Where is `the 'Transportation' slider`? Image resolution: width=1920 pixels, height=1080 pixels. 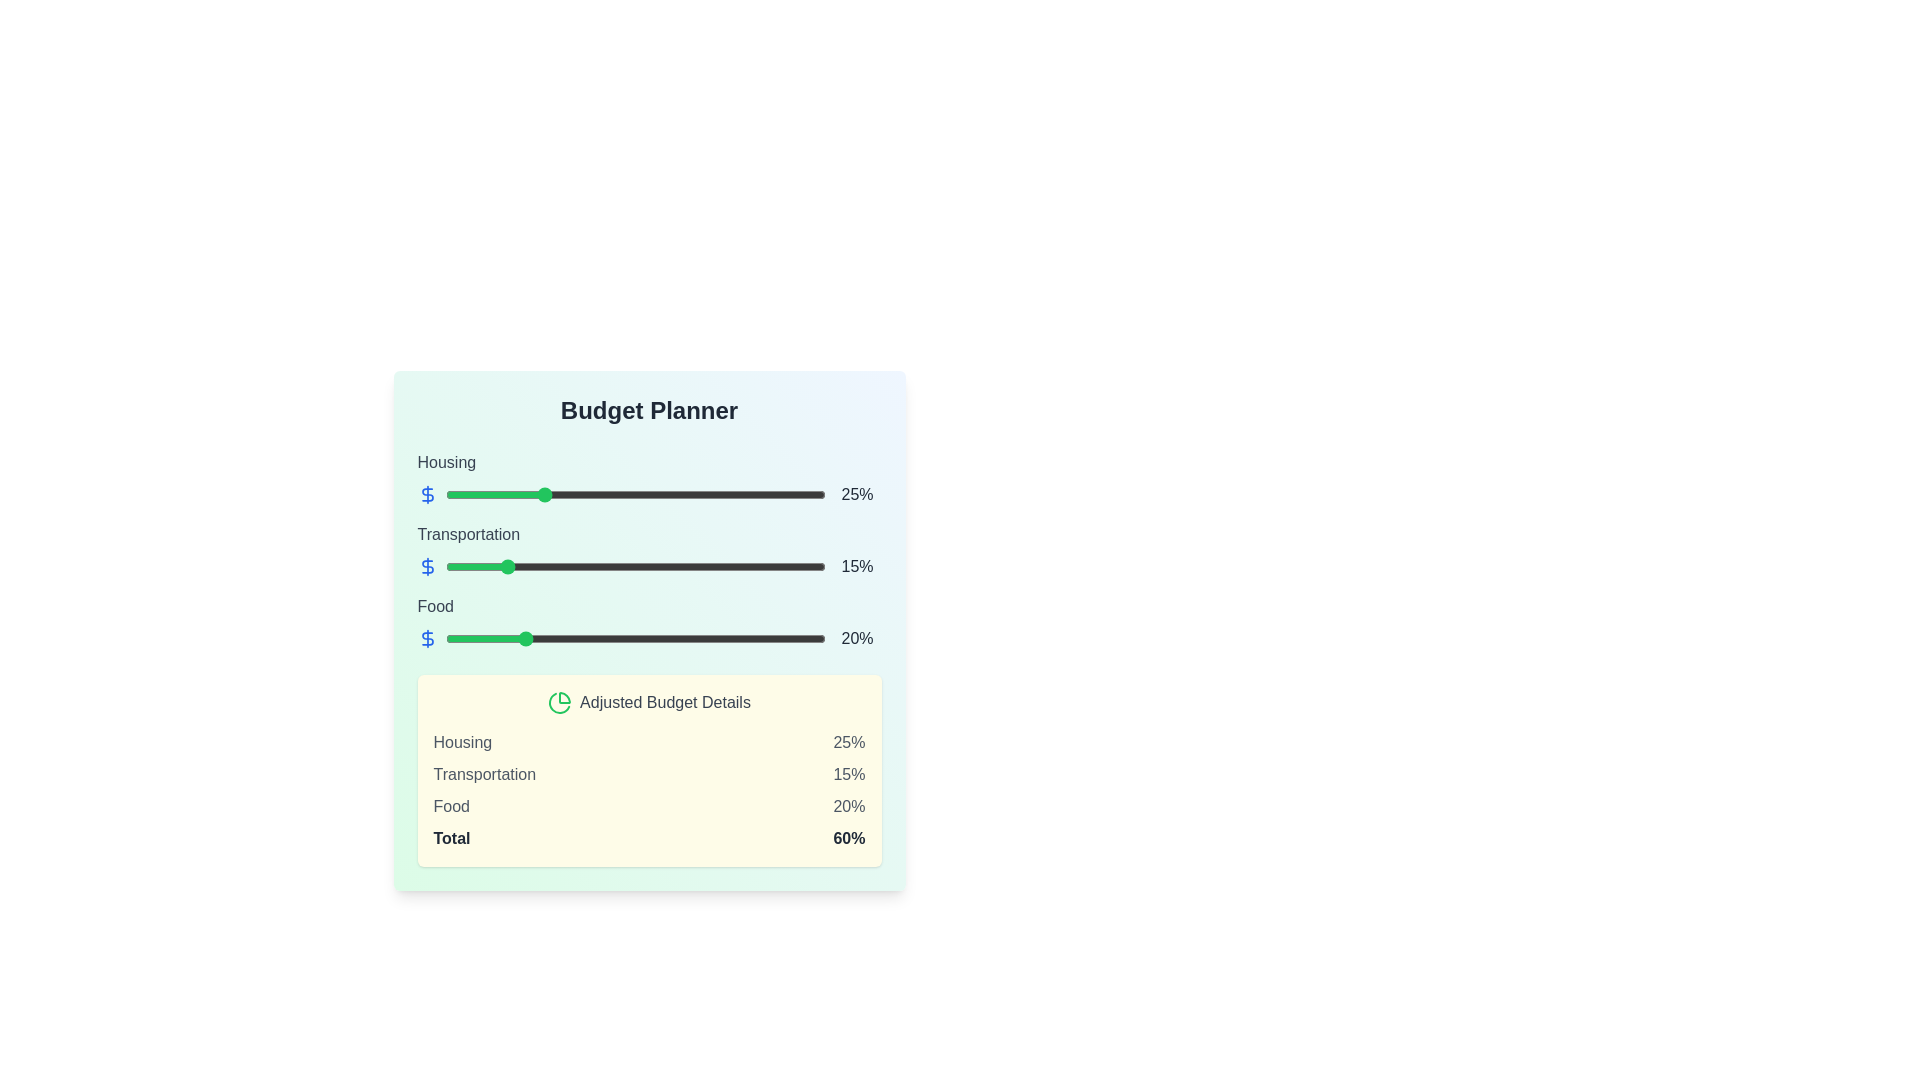
the 'Transportation' slider is located at coordinates (707, 567).